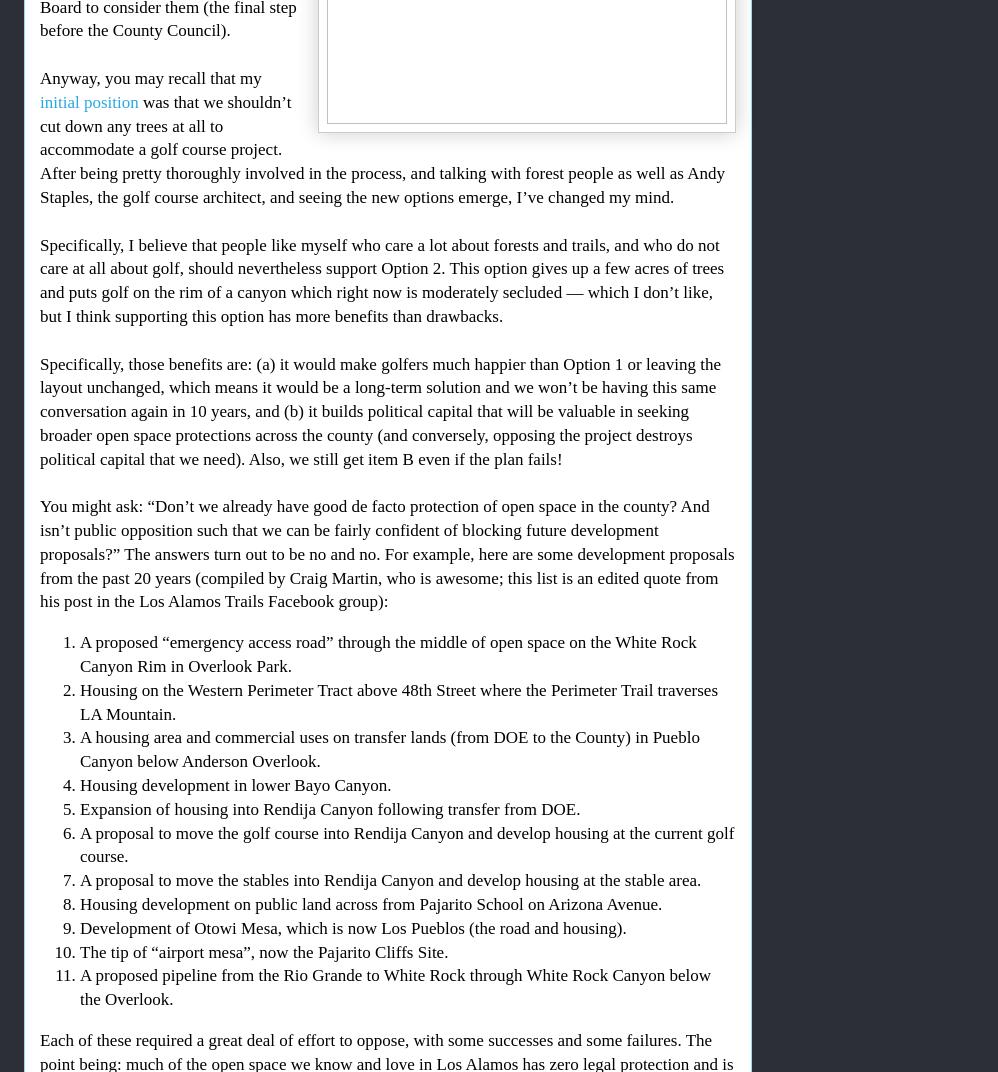 This screenshot has height=1072, width=998. I want to click on 'Housing development in lower Bayo Canyon.', so click(235, 785).